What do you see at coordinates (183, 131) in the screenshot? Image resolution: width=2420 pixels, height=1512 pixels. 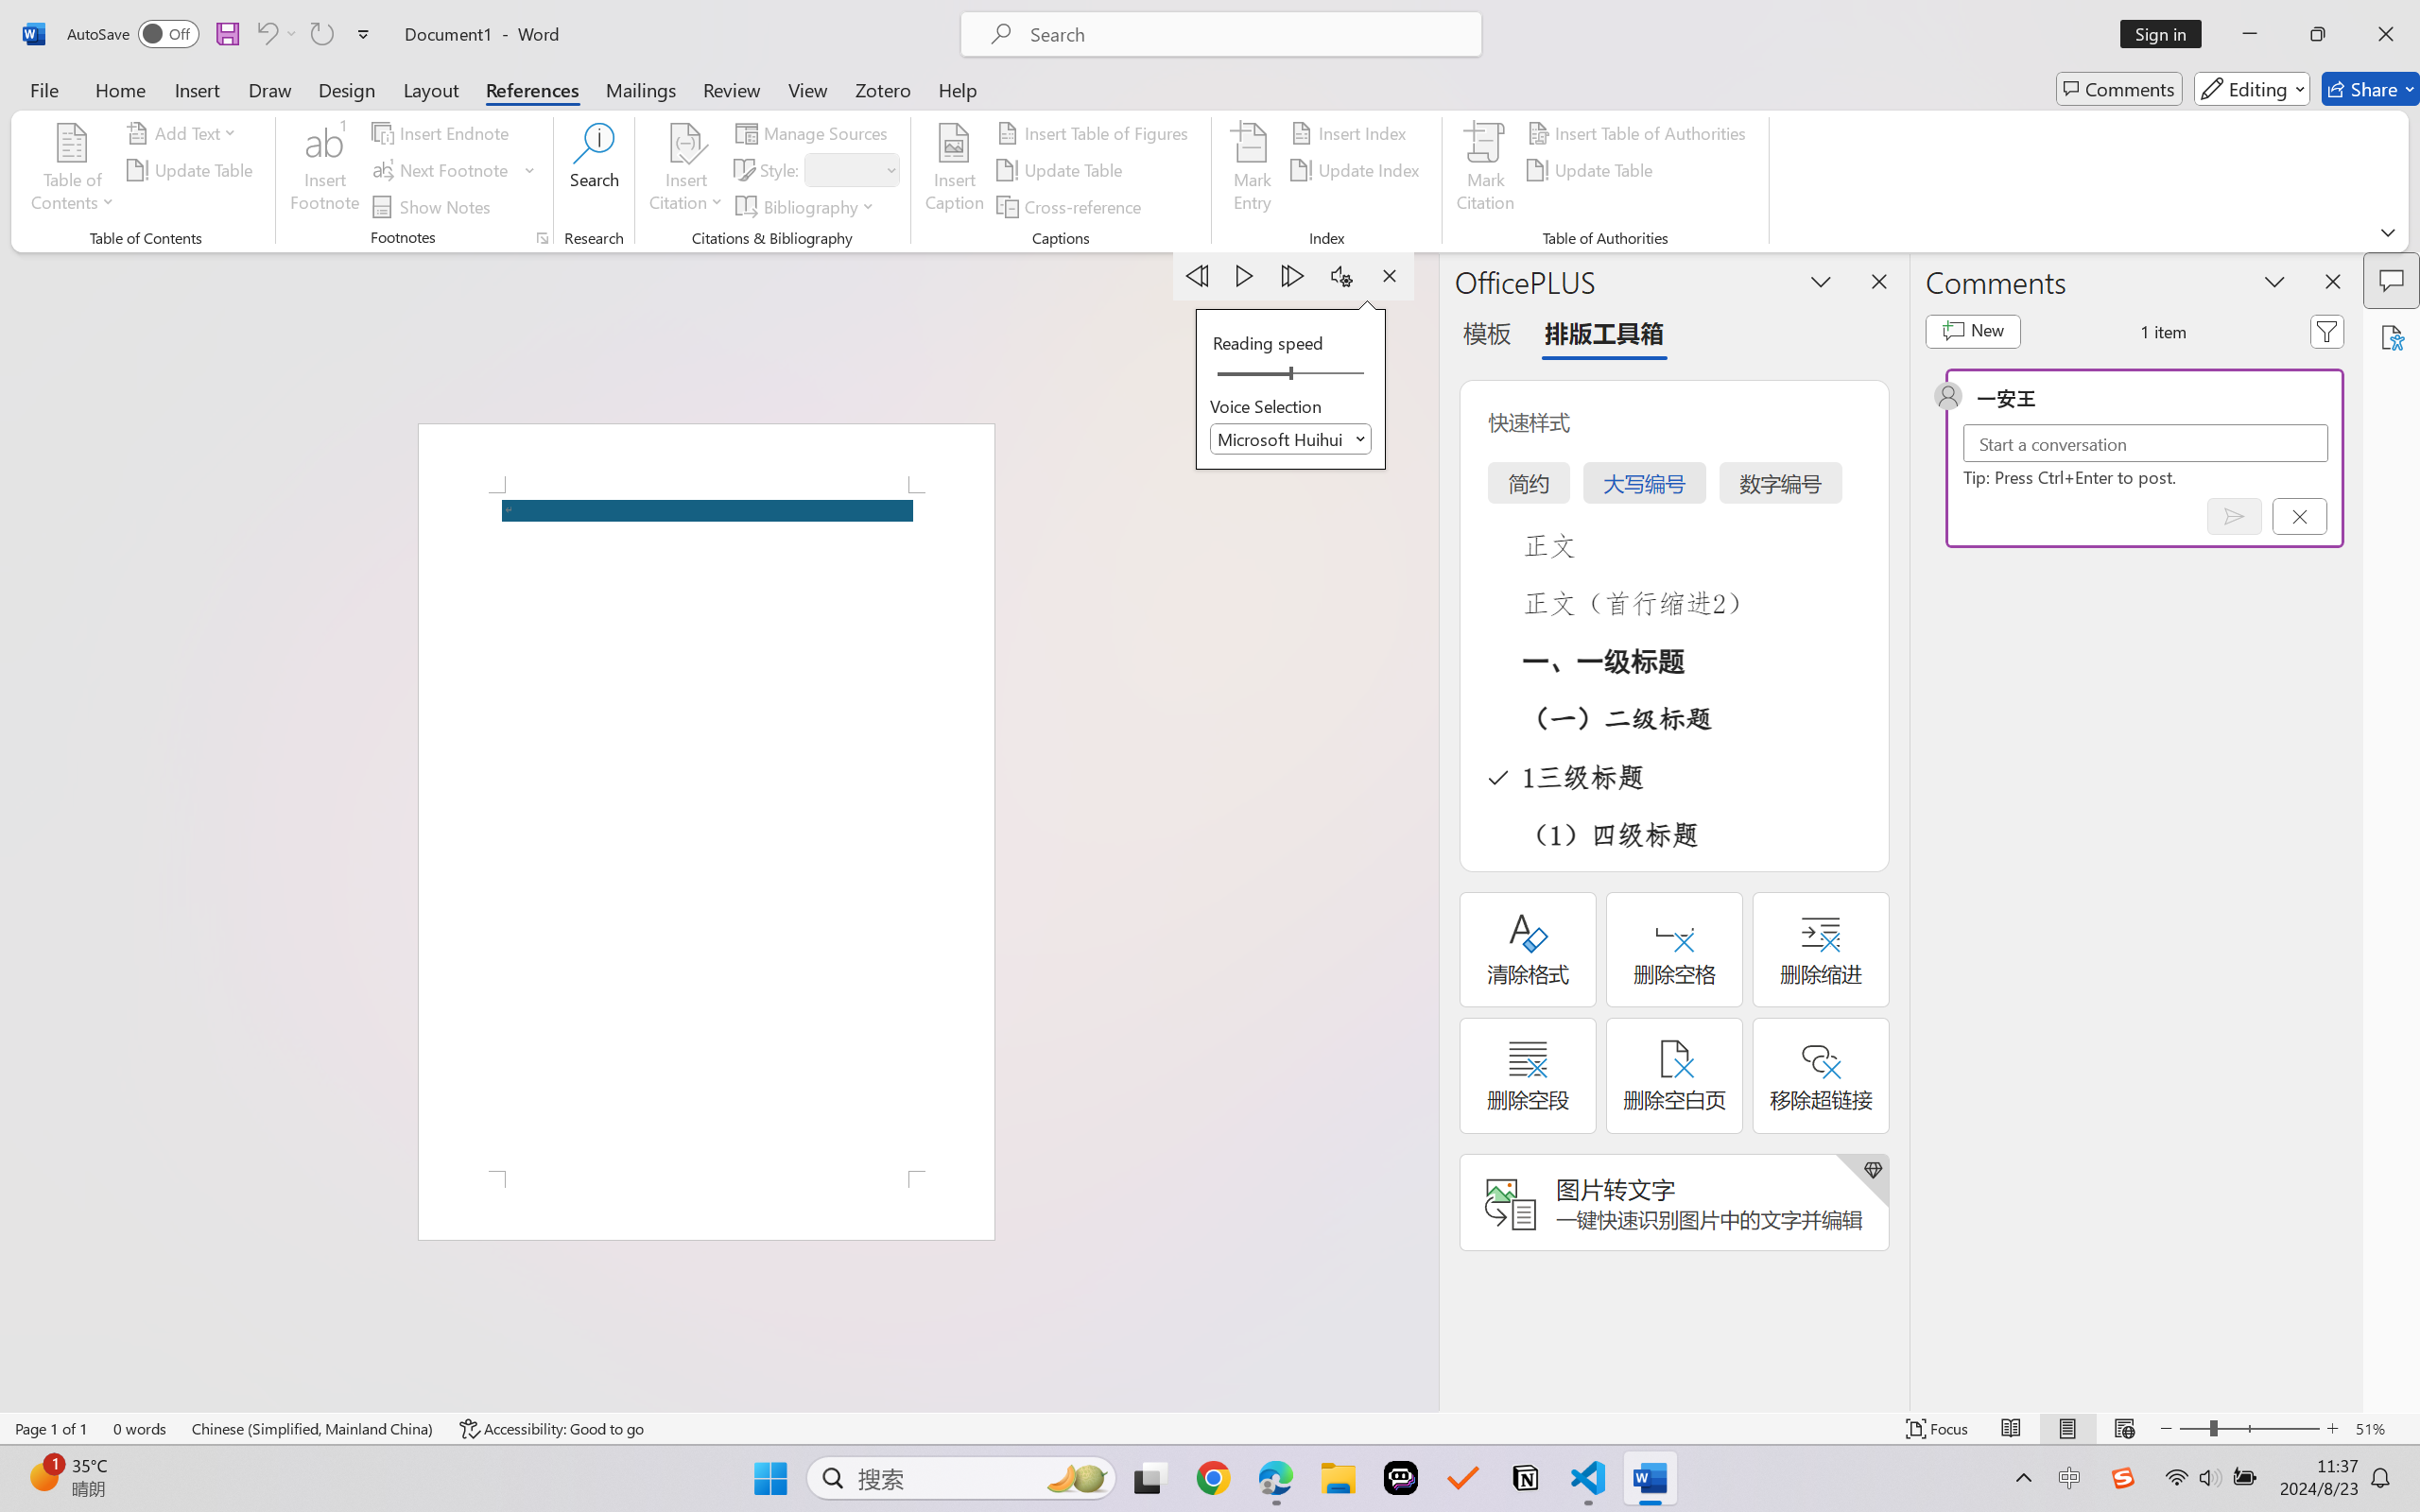 I see `'Add Text'` at bounding box center [183, 131].